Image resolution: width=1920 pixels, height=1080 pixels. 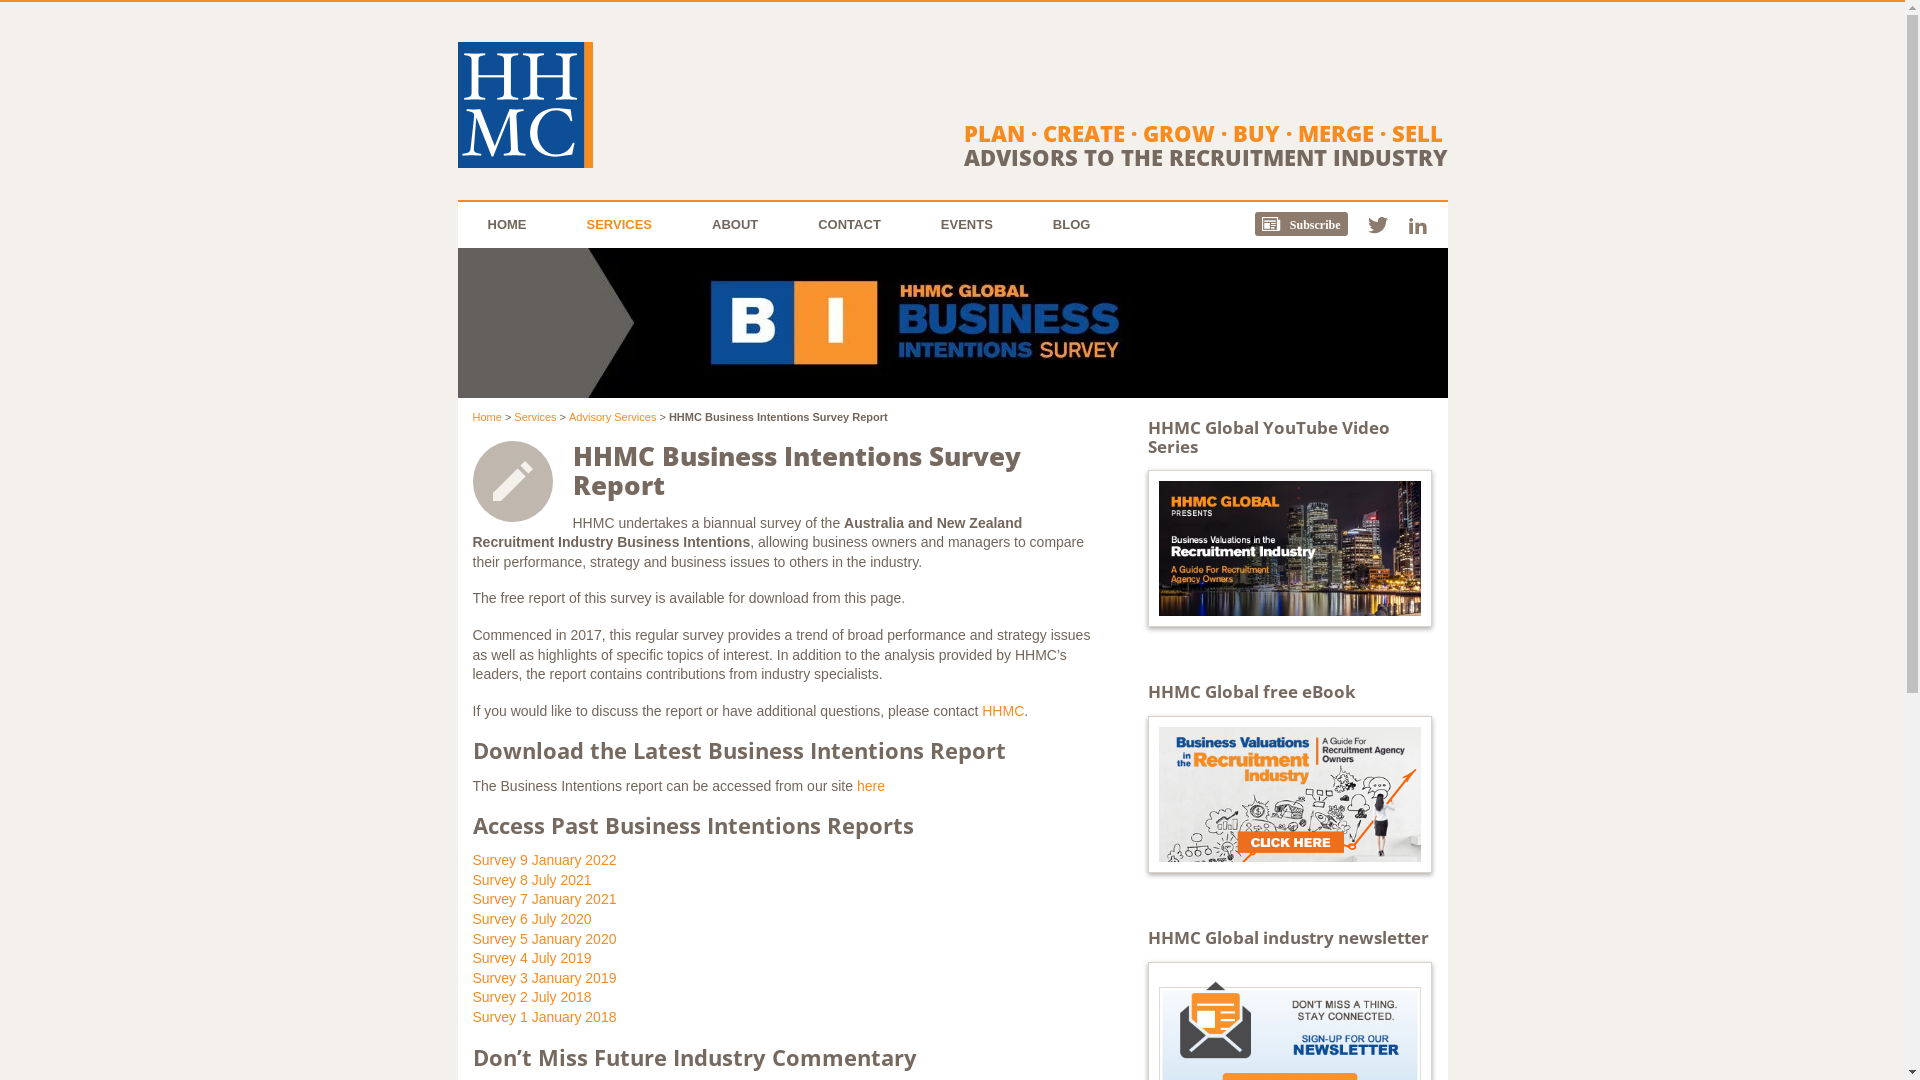 What do you see at coordinates (618, 224) in the screenshot?
I see `'SERVICES'` at bounding box center [618, 224].